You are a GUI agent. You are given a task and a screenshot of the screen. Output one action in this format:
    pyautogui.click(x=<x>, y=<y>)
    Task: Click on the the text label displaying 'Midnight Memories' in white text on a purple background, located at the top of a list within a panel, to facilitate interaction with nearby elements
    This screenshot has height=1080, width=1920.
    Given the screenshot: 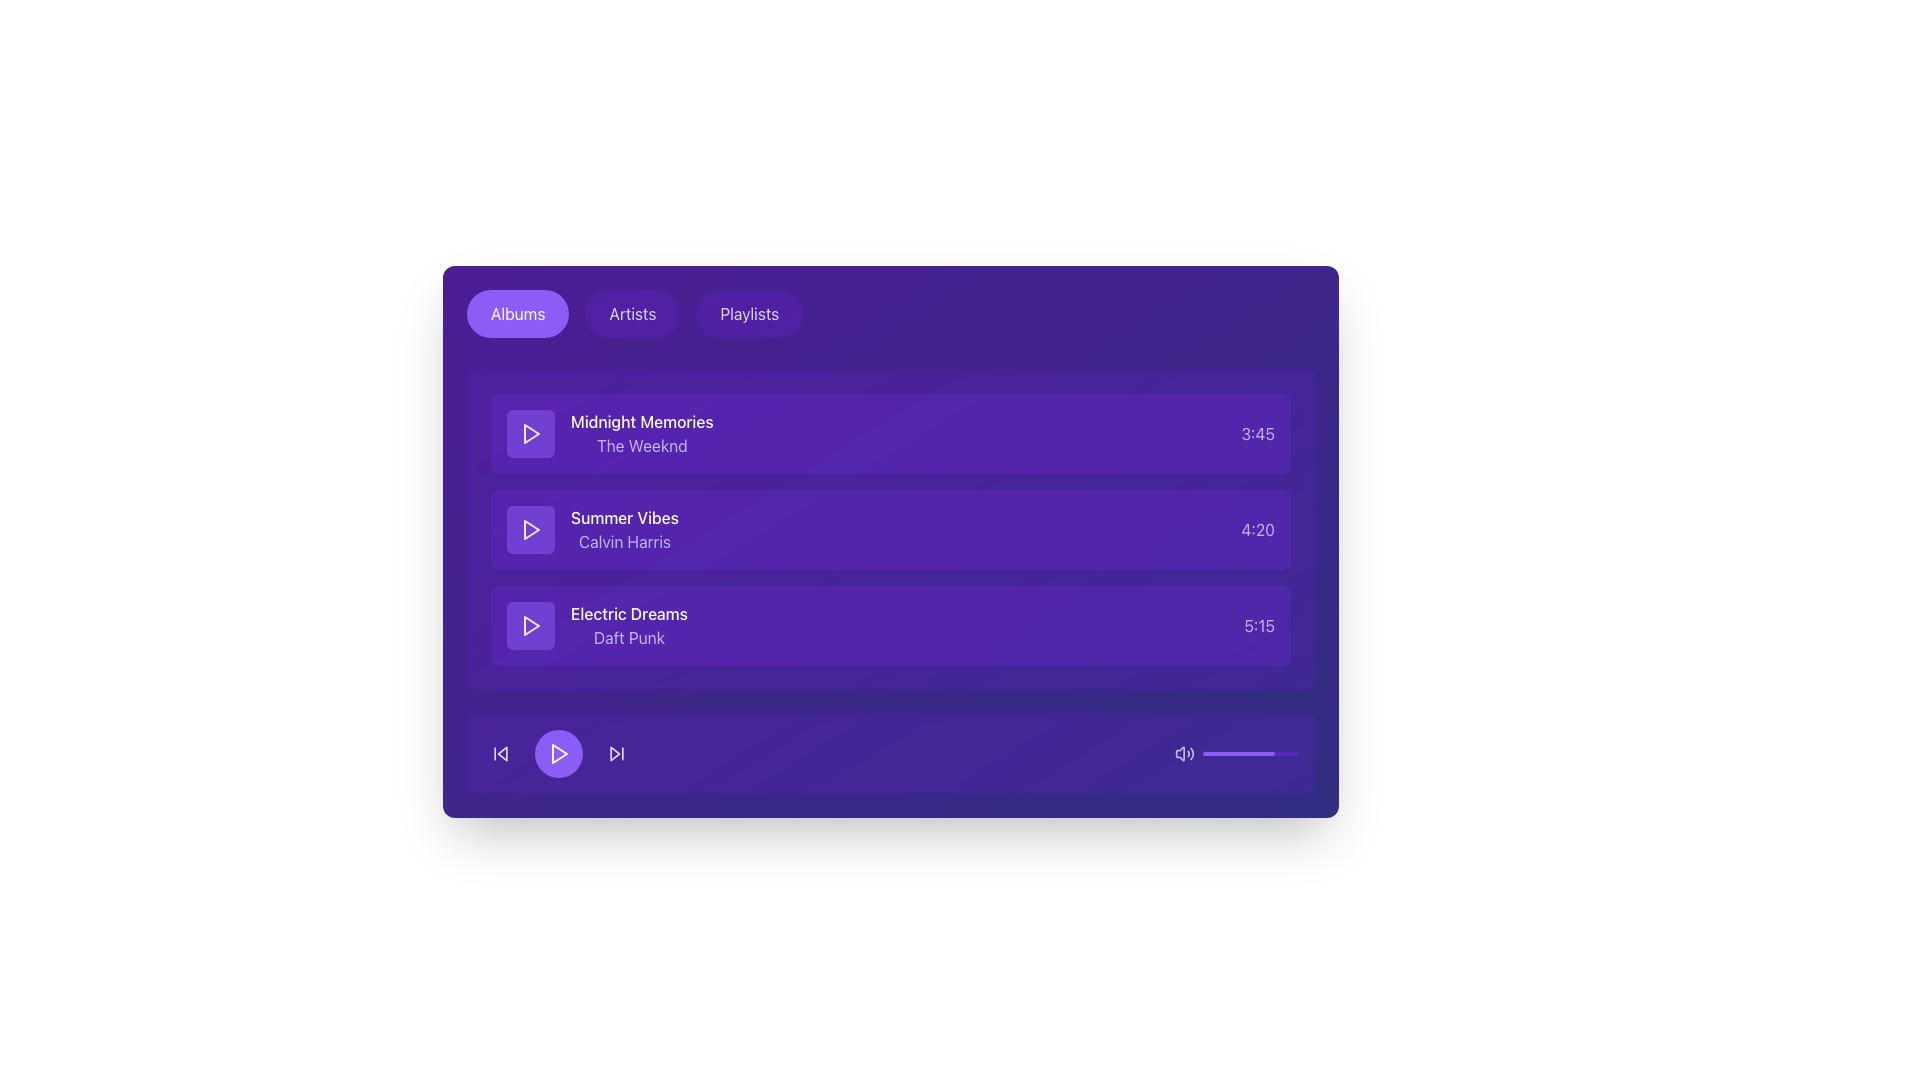 What is the action you would take?
    pyautogui.click(x=642, y=420)
    